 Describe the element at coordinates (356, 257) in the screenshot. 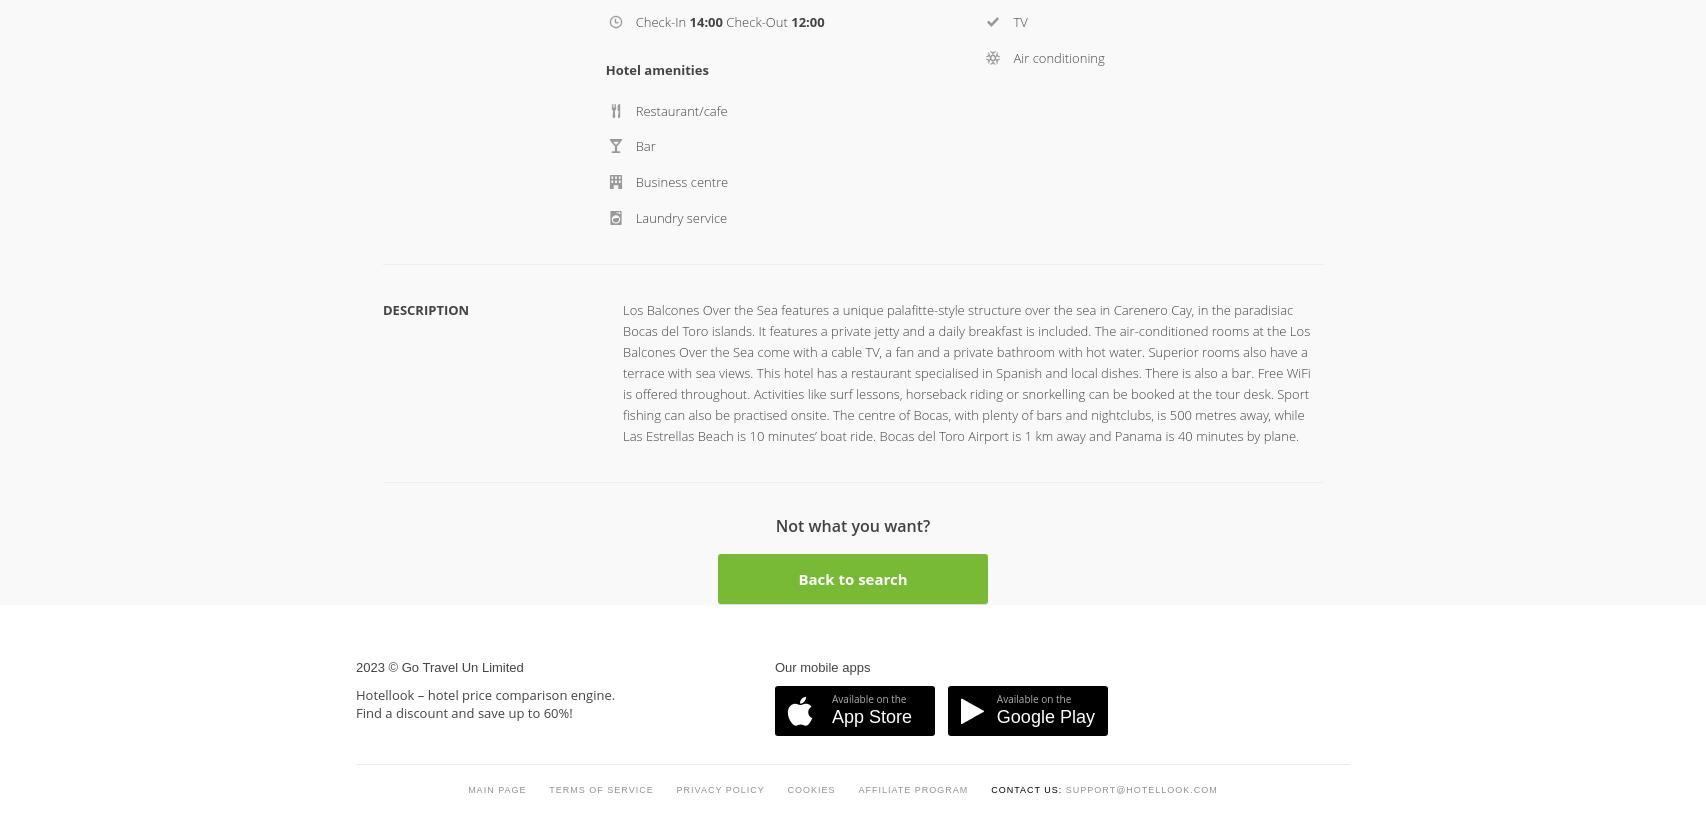

I see `'2023 © Go Travel Un Limited'` at that location.